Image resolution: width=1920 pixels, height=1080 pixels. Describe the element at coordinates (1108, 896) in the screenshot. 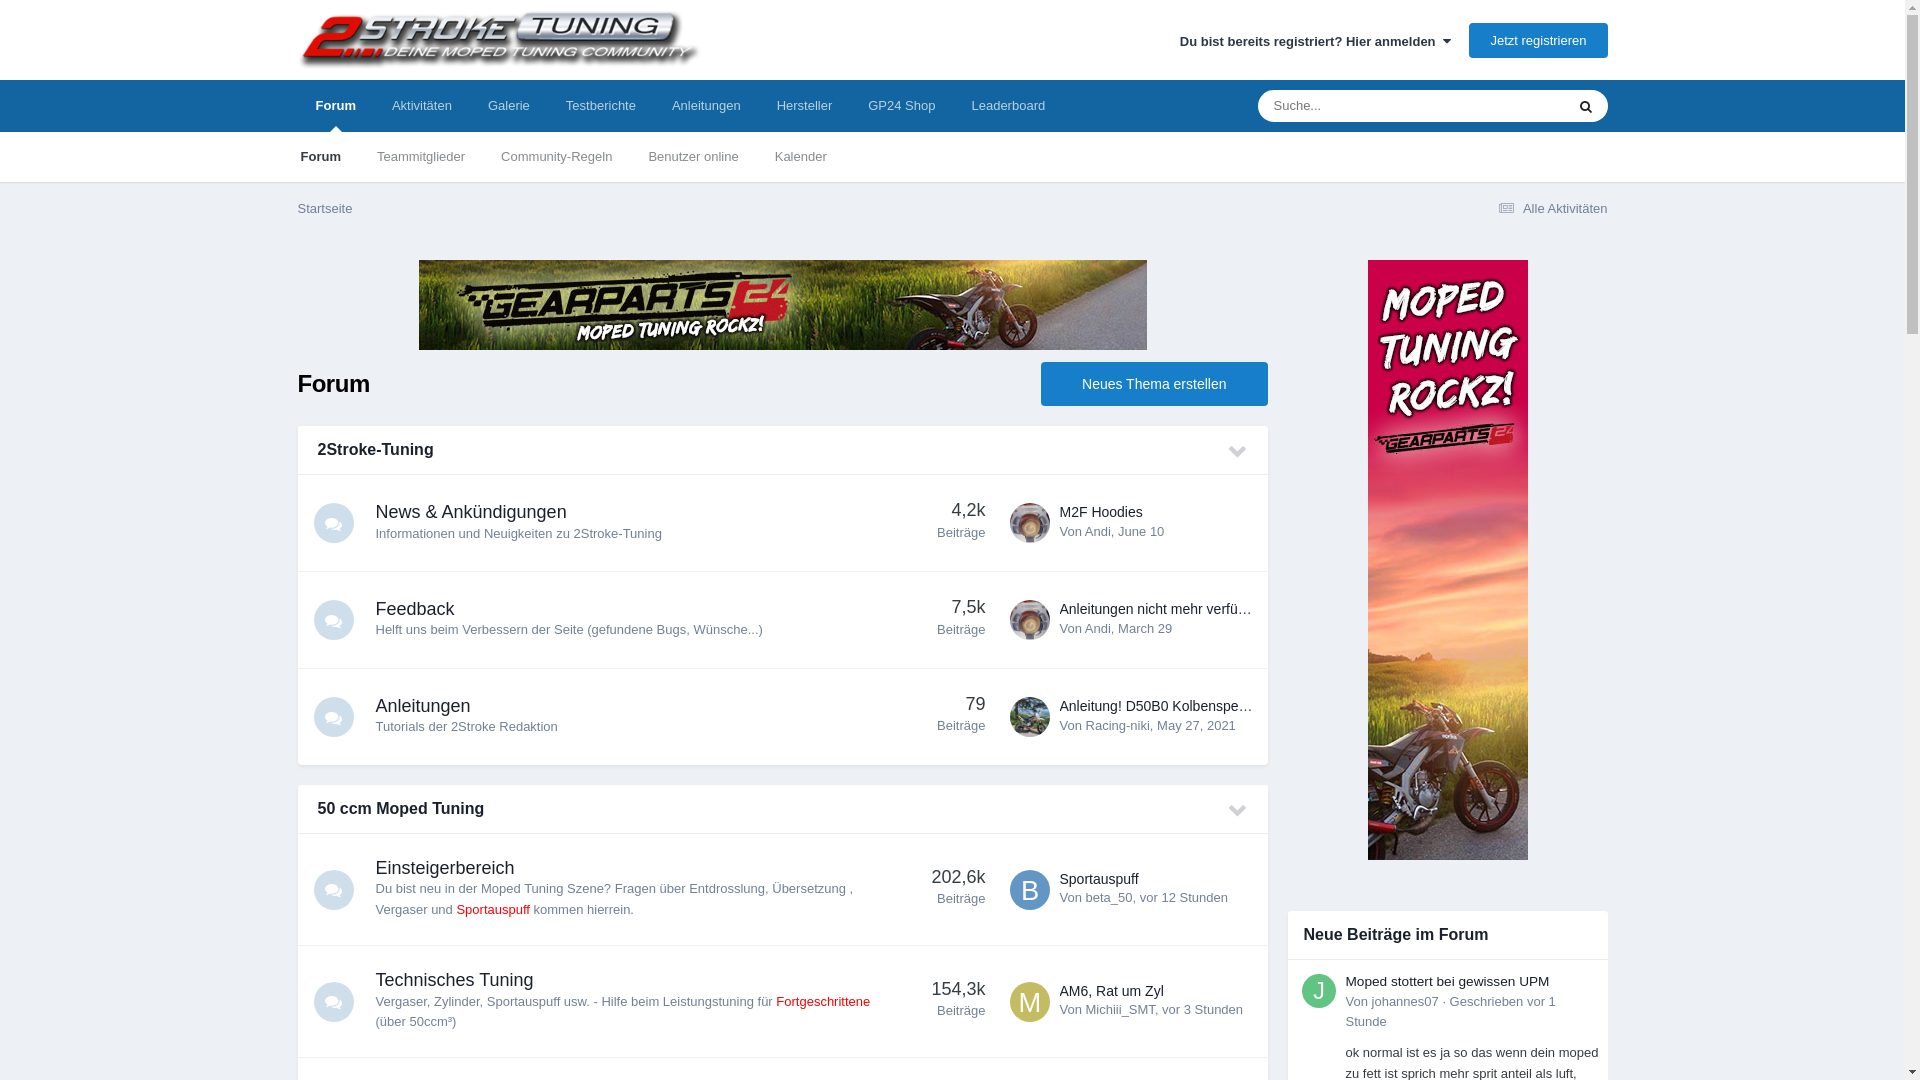

I see `'beta_50'` at that location.